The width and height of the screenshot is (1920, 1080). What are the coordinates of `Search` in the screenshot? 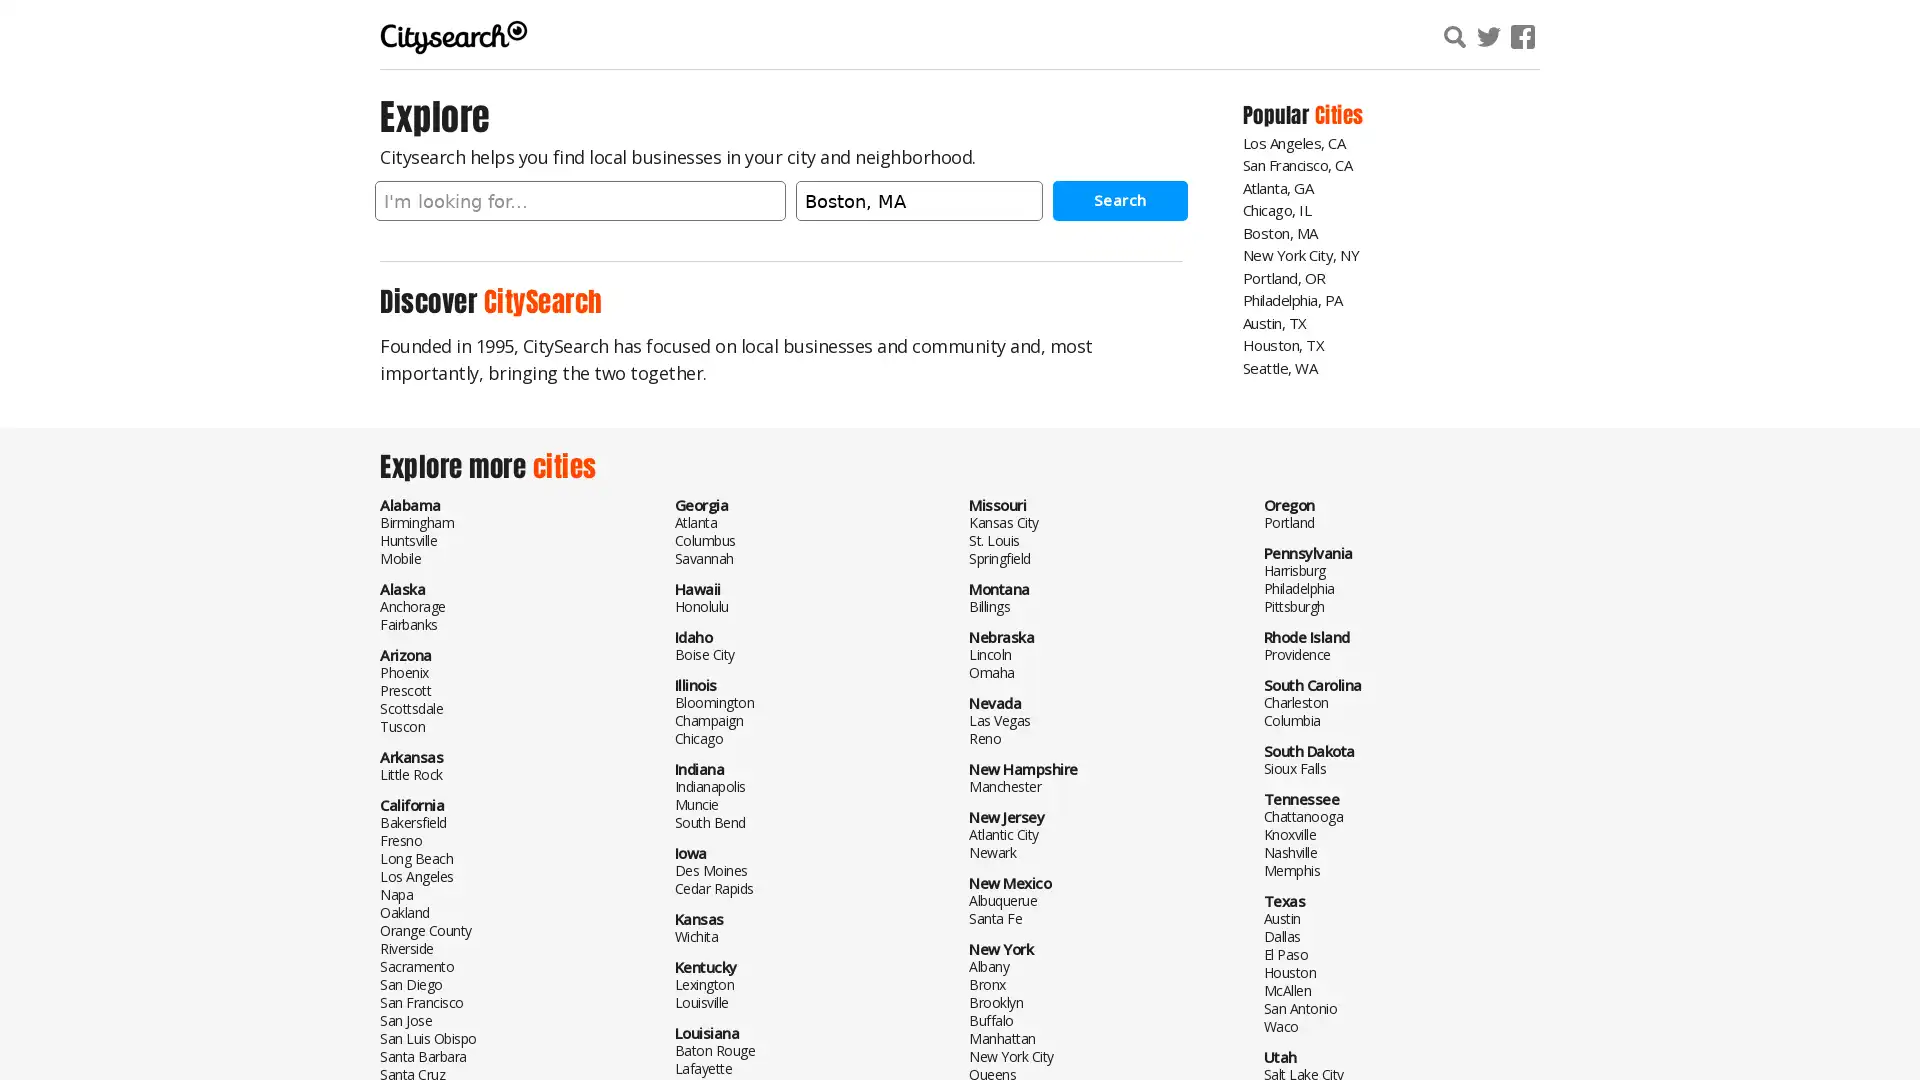 It's located at (1693, 39).